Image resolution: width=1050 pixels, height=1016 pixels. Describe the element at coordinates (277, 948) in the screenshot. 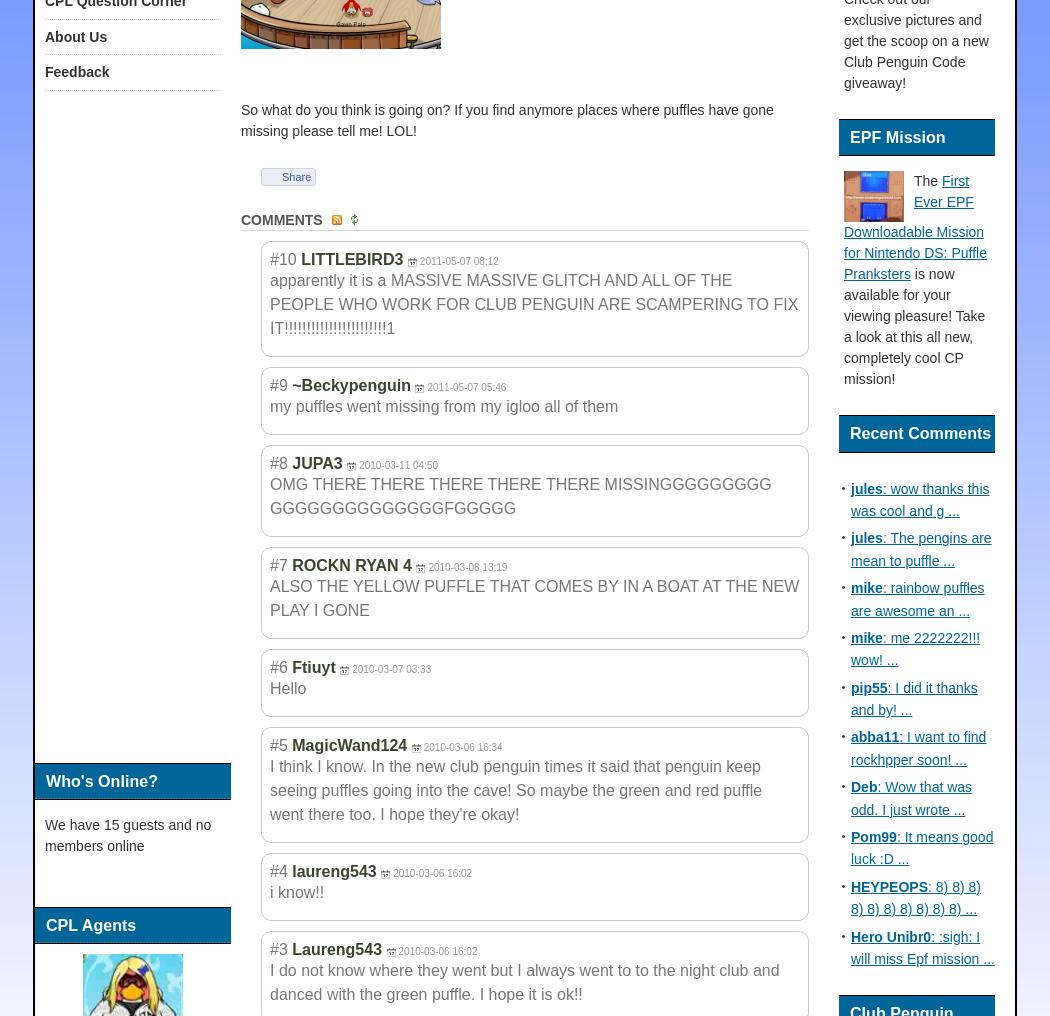

I see `'#3'` at that location.